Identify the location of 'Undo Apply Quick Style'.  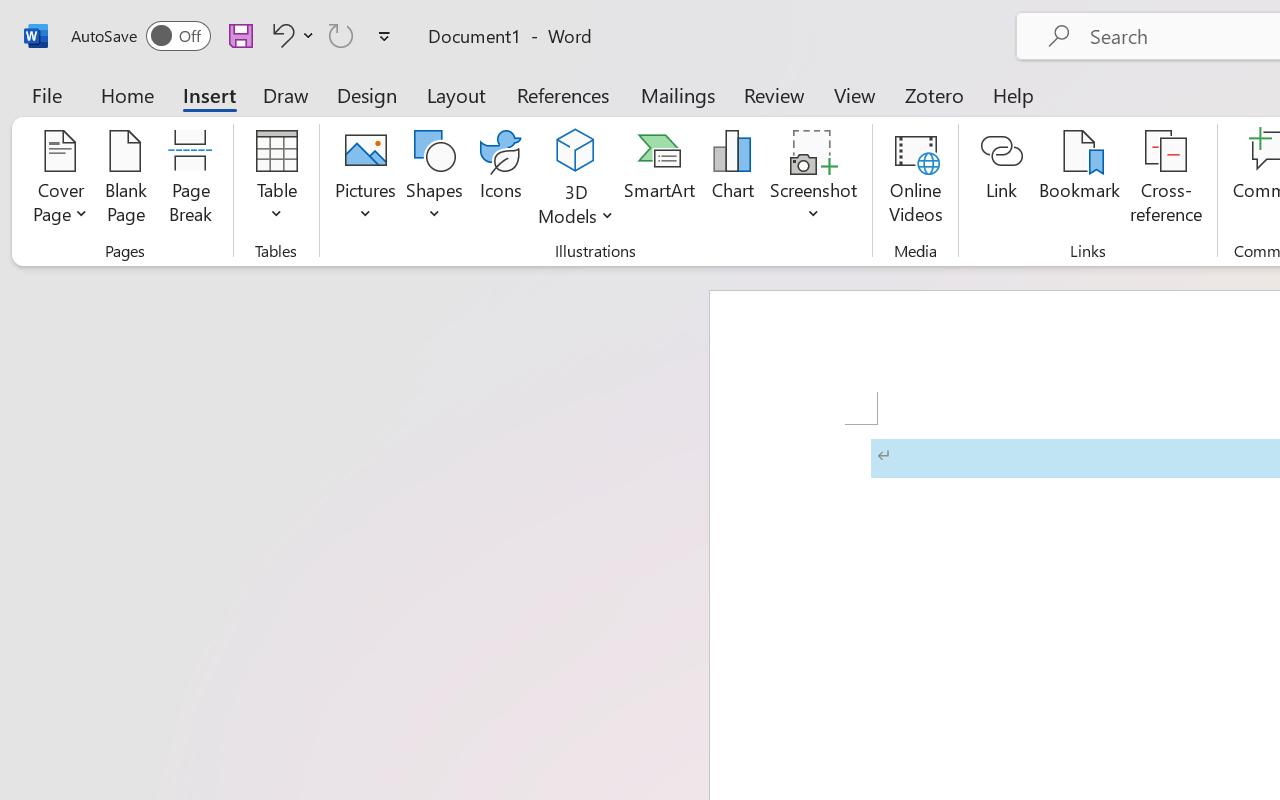
(289, 34).